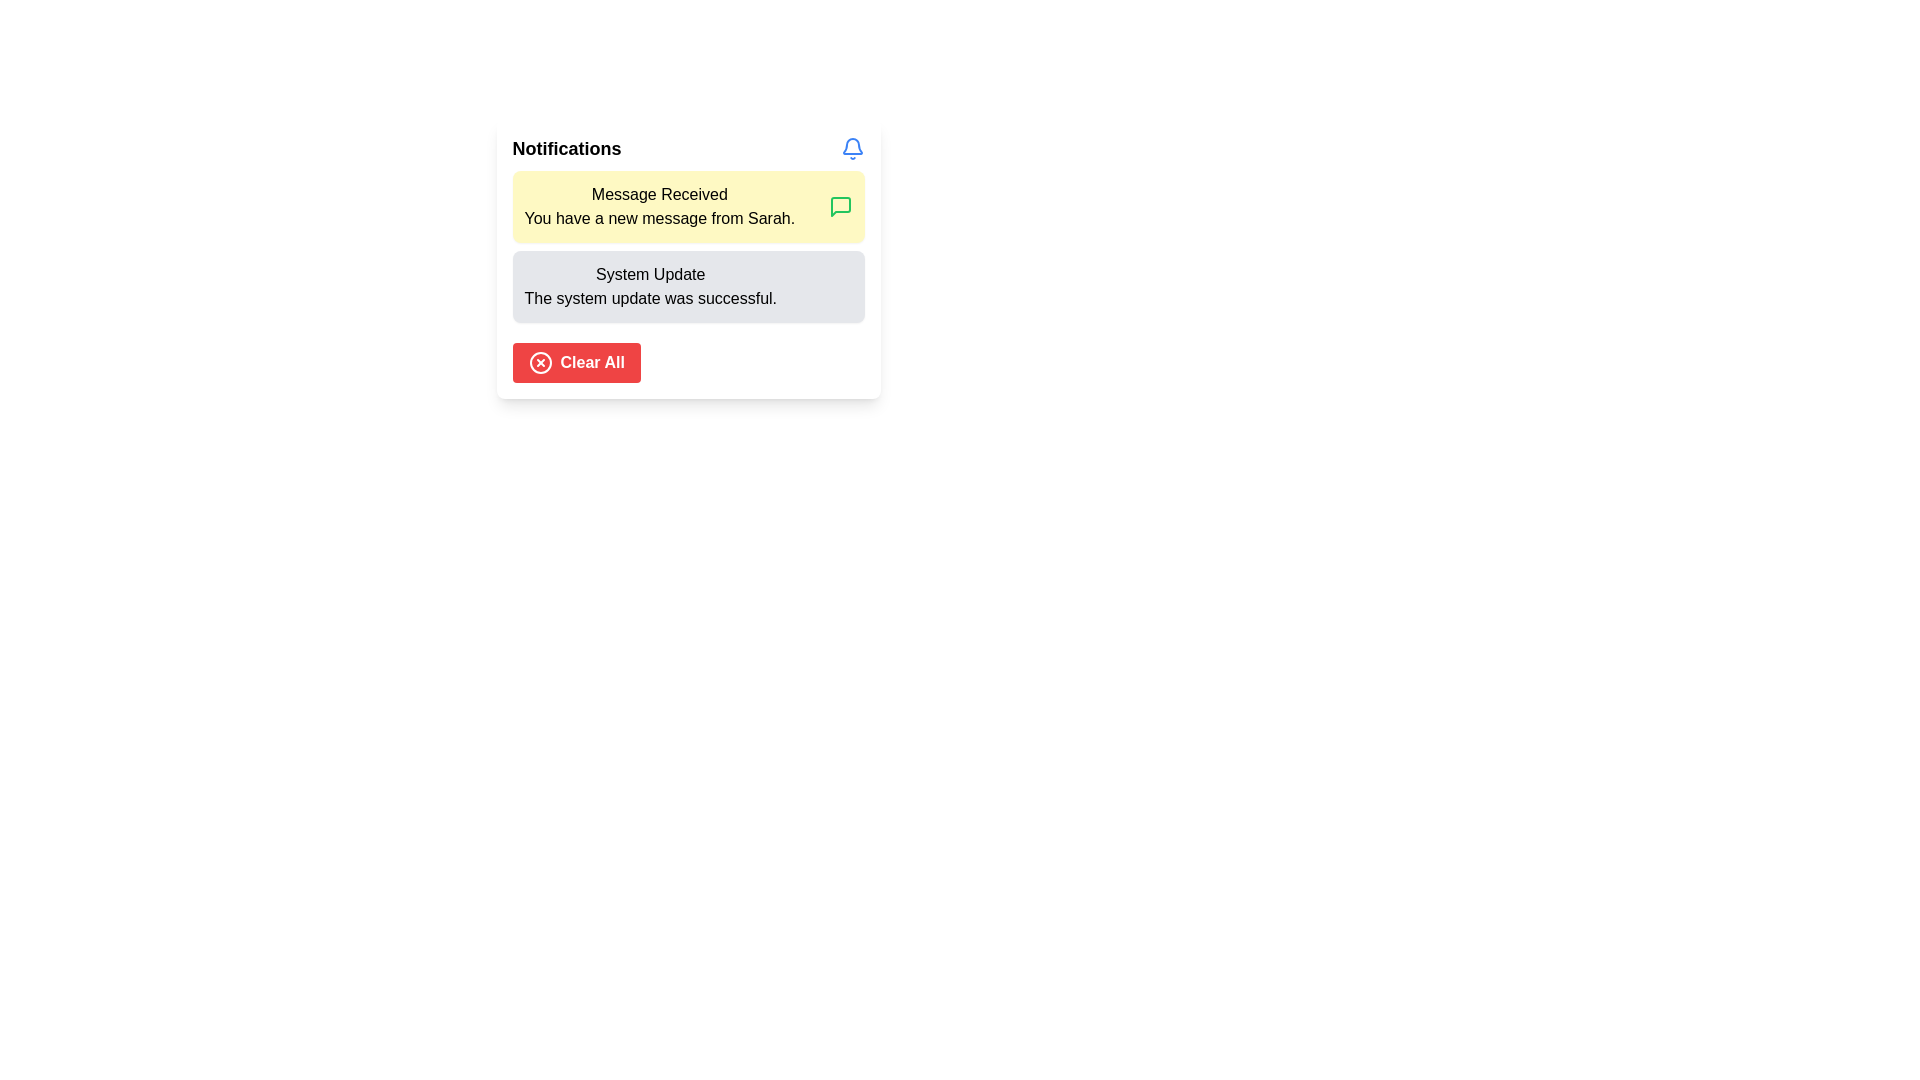 The height and width of the screenshot is (1080, 1920). I want to click on the lower part of the bell icon located near the top-right corner of the notification panel, so click(852, 145).